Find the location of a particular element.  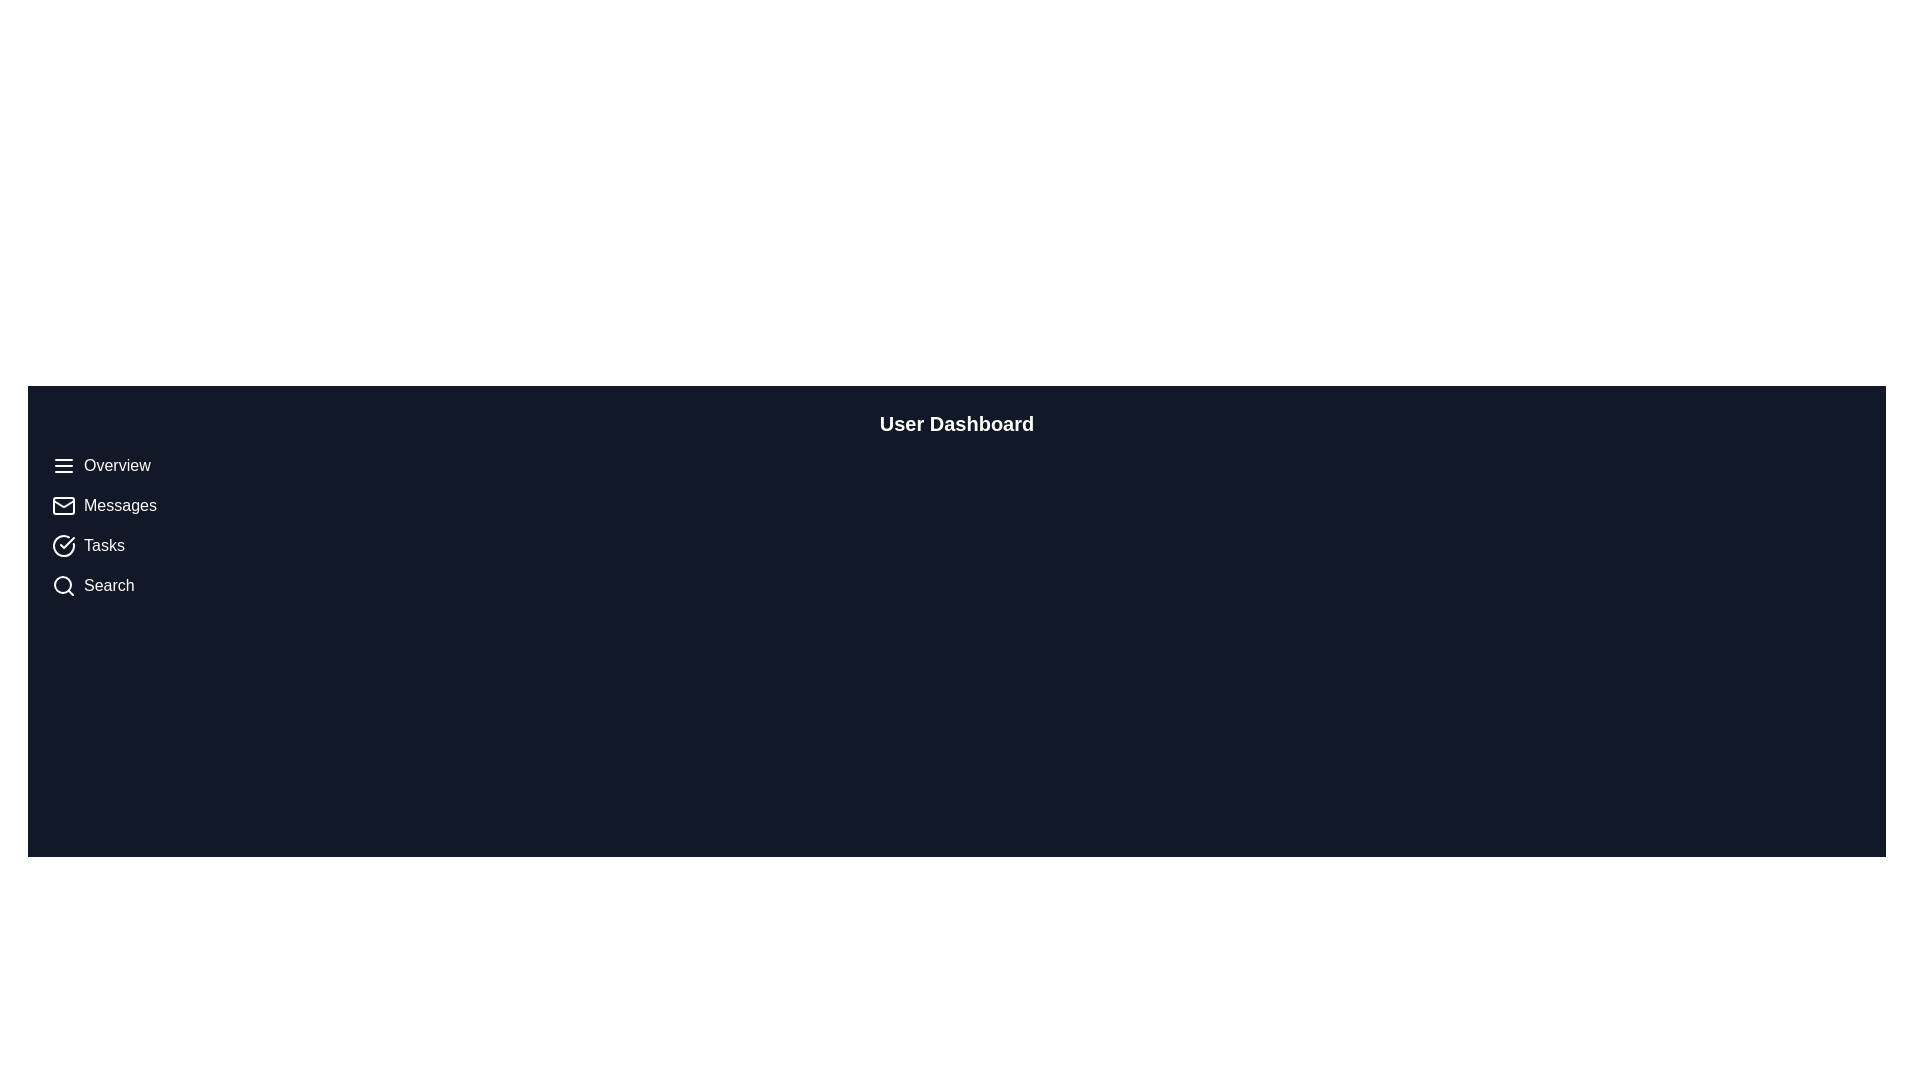

the 'User Dashboard' text label, which is prominently displayed at the top-center of the interface in a large, bold font against a dark background is located at coordinates (955, 423).